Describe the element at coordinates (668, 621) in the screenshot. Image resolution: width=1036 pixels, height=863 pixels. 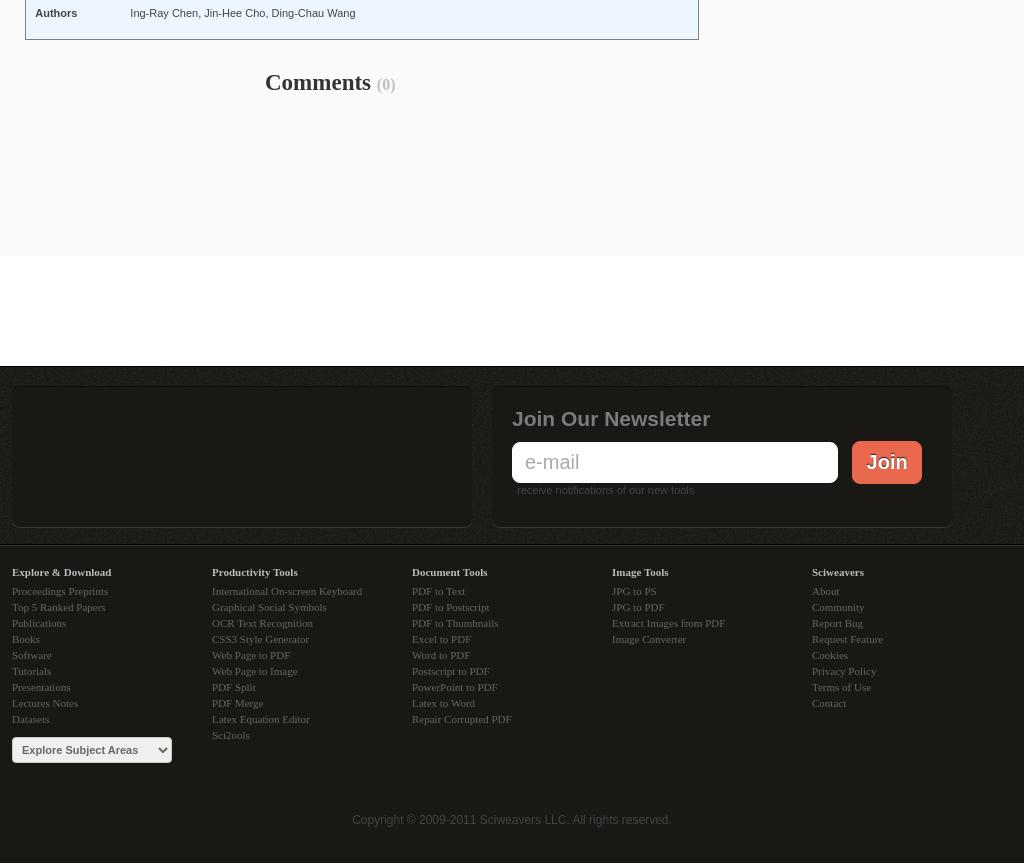
I see `'Extract Images from PDF'` at that location.